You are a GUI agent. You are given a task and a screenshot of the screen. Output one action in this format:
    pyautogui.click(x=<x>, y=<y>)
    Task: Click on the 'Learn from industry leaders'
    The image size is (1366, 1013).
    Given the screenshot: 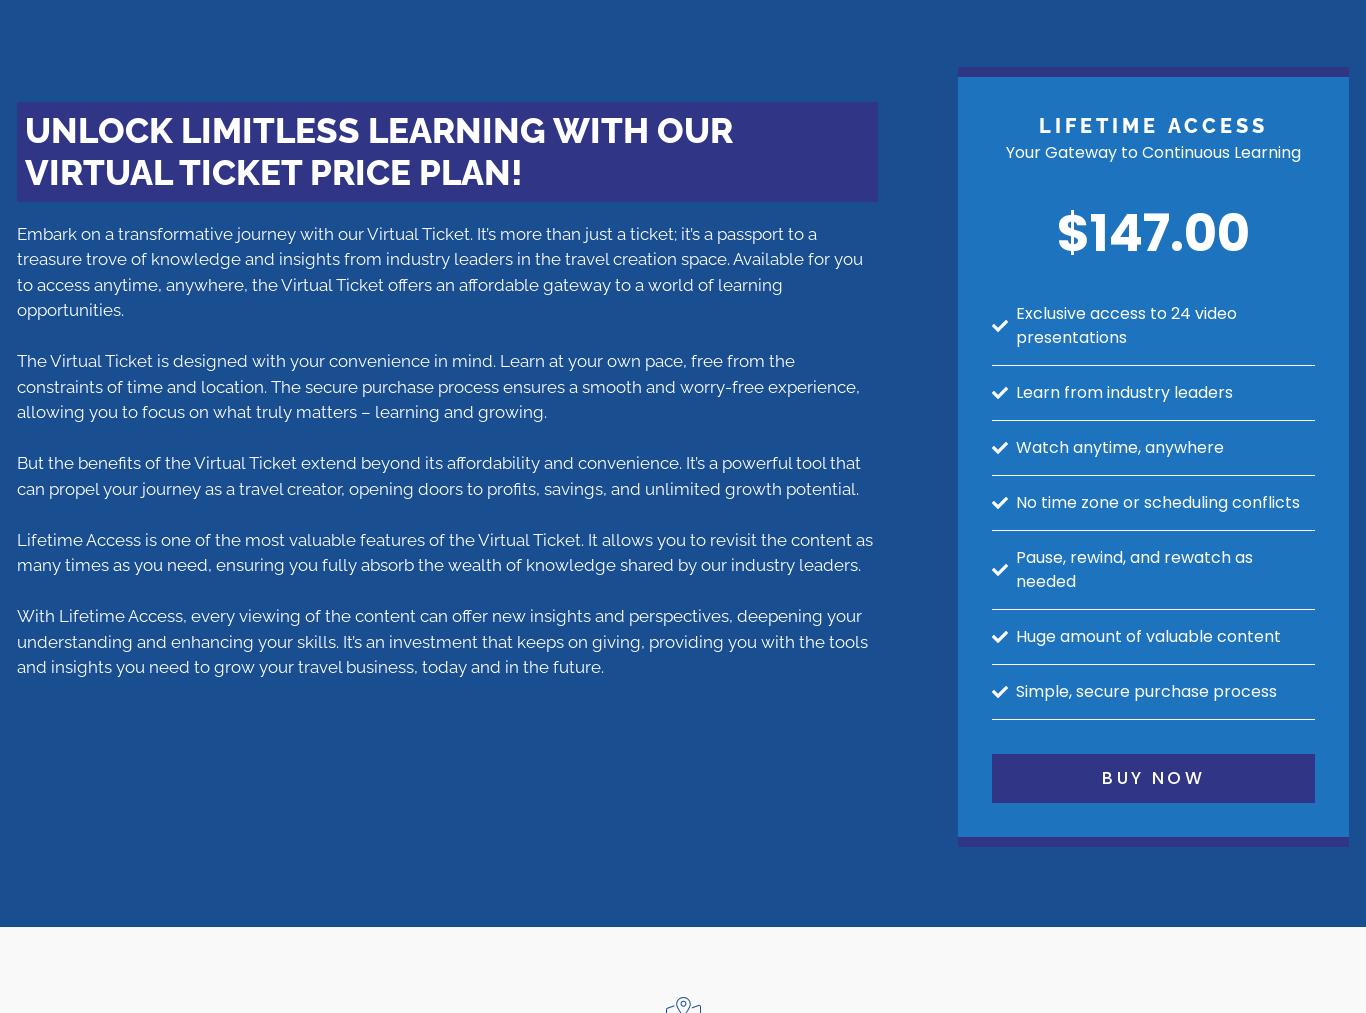 What is the action you would take?
    pyautogui.click(x=1016, y=391)
    